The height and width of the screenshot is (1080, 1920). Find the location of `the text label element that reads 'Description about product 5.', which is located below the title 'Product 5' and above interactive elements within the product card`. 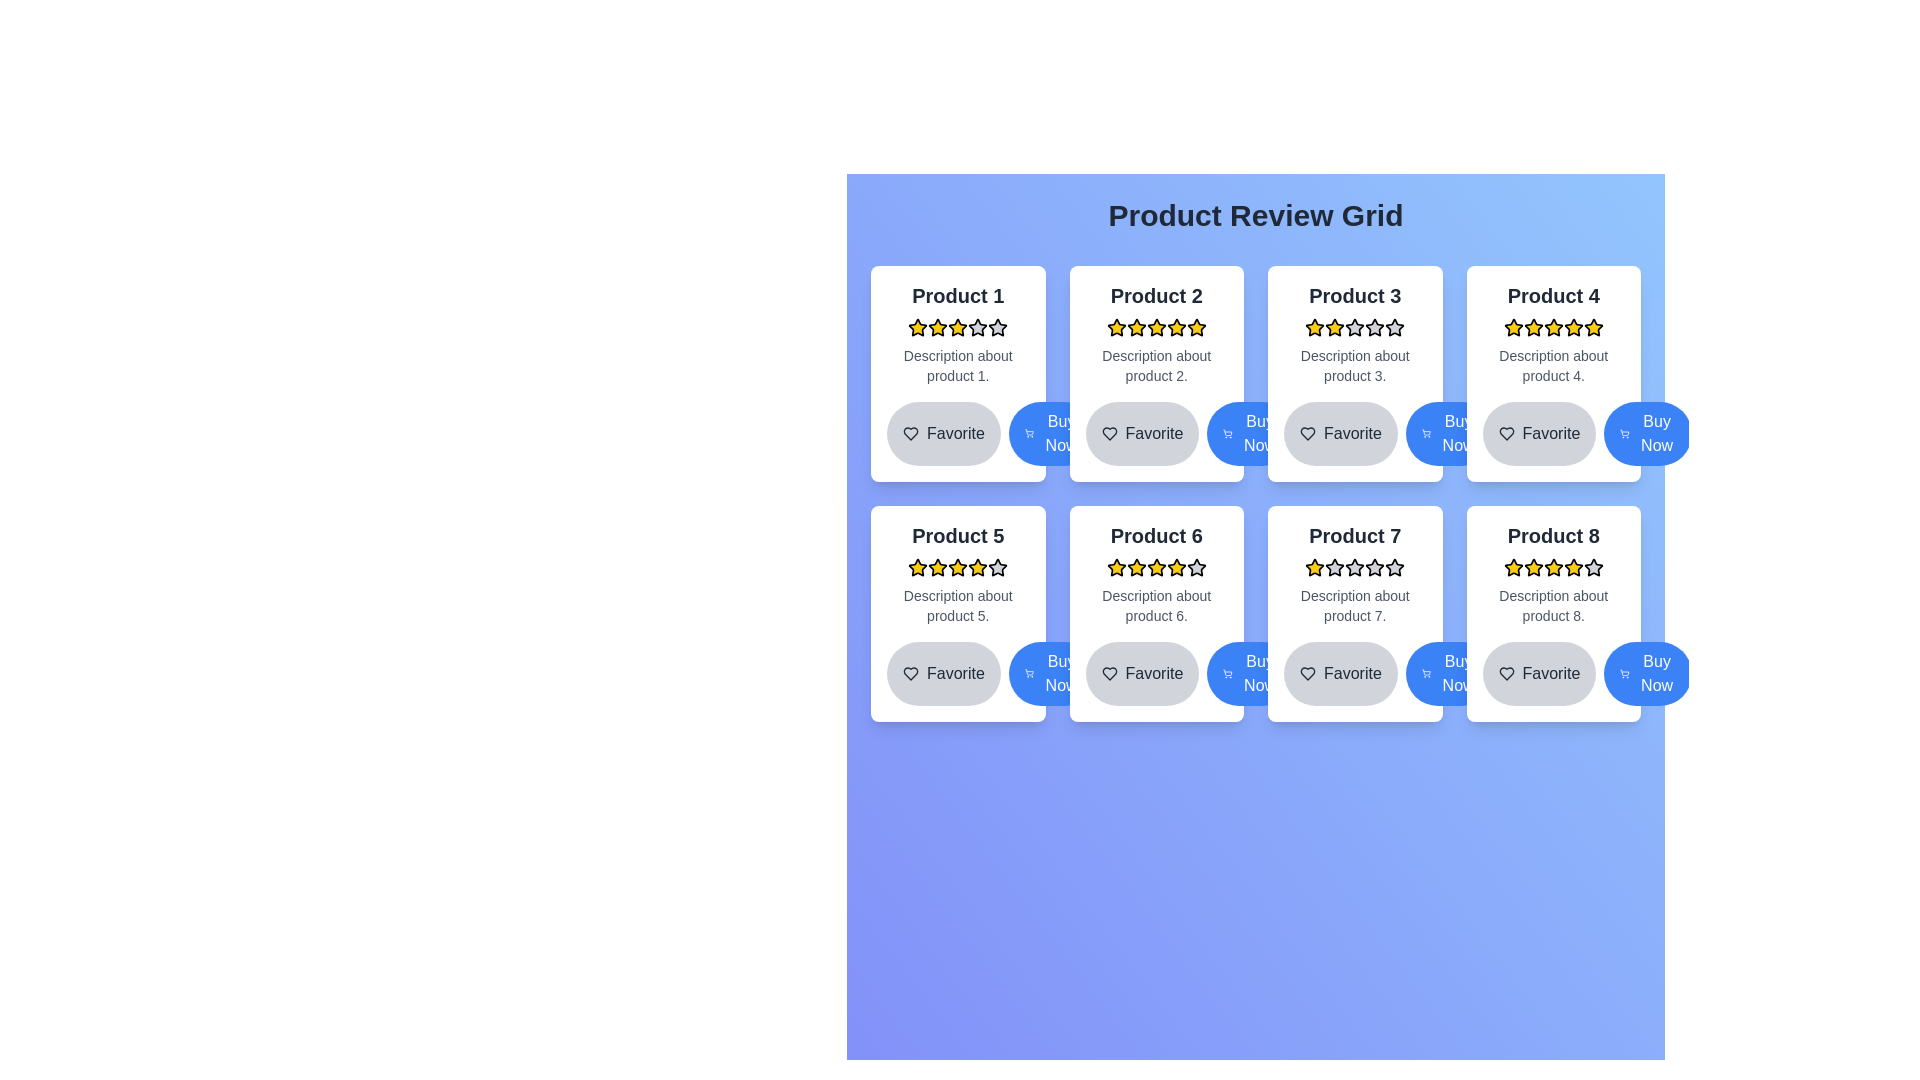

the text label element that reads 'Description about product 5.', which is located below the title 'Product 5' and above interactive elements within the product card is located at coordinates (957, 604).